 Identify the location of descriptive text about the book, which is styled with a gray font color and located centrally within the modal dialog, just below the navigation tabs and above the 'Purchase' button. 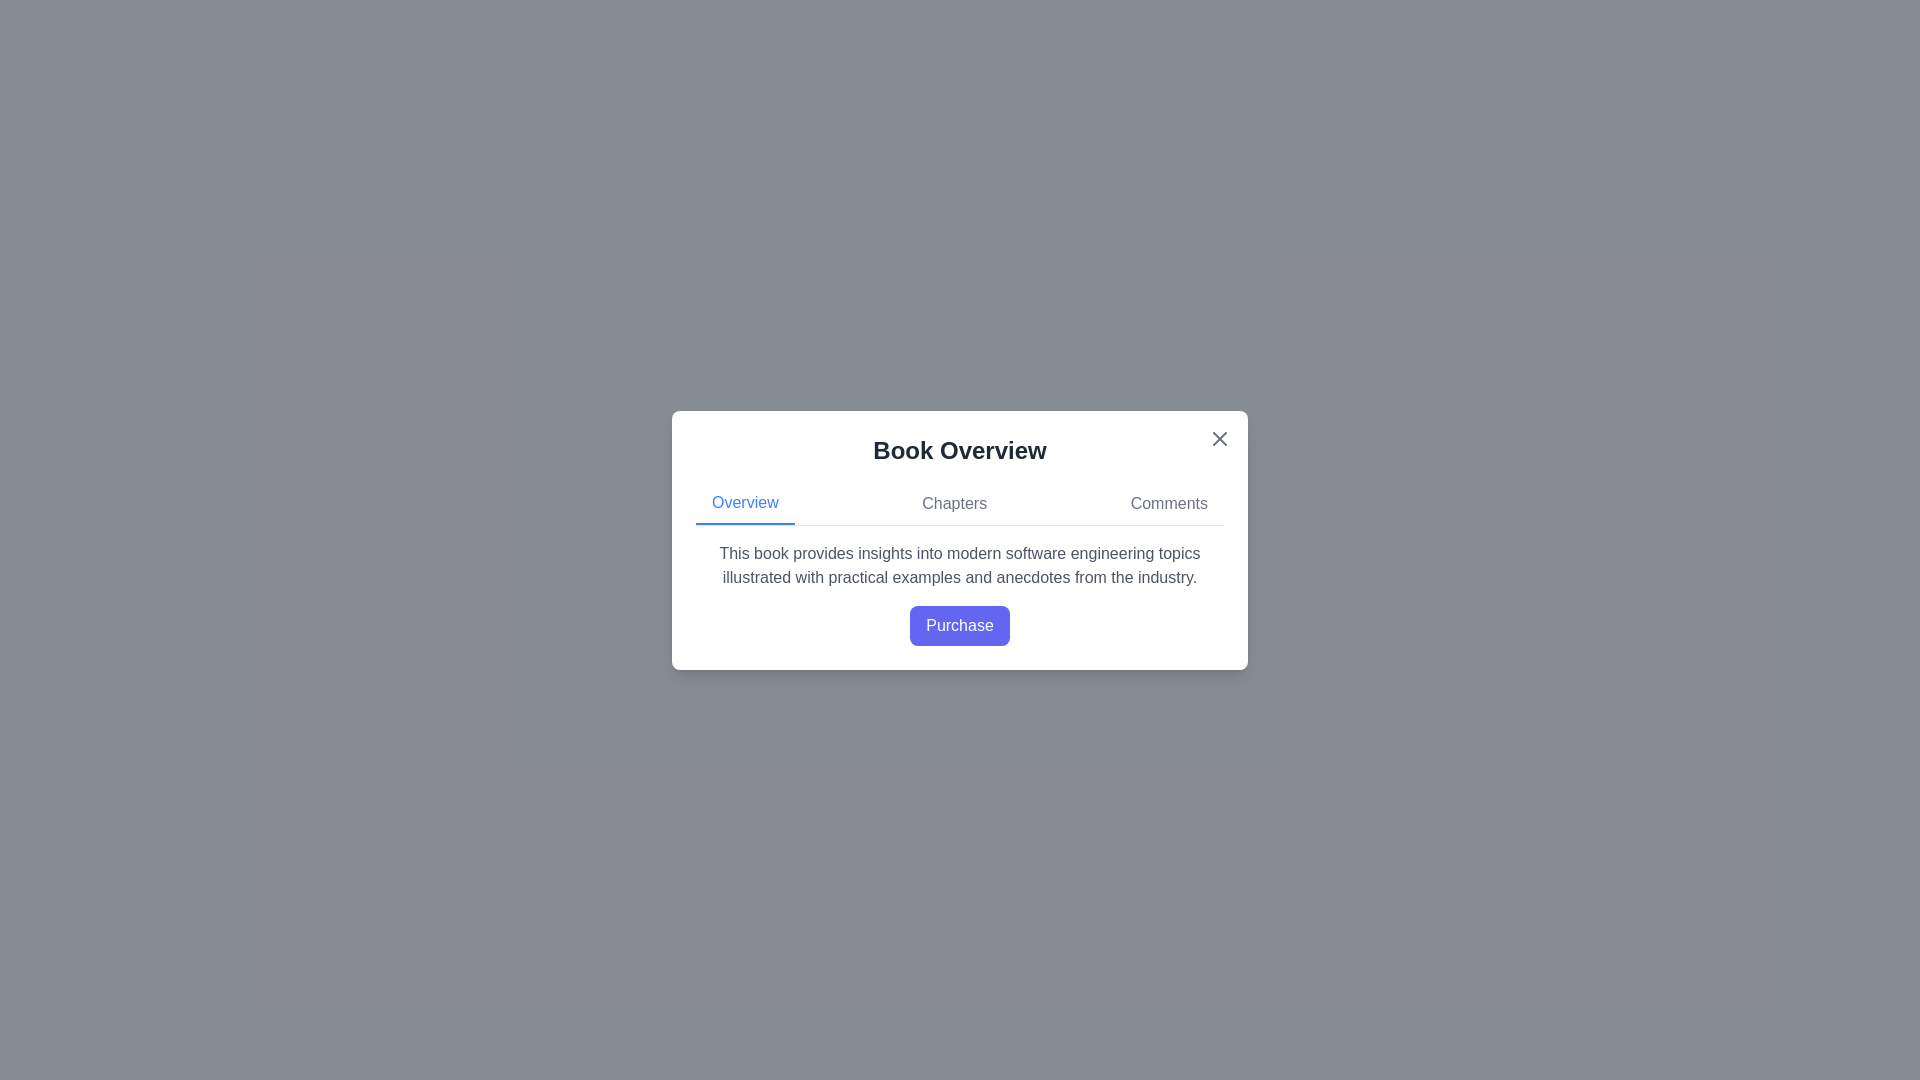
(960, 565).